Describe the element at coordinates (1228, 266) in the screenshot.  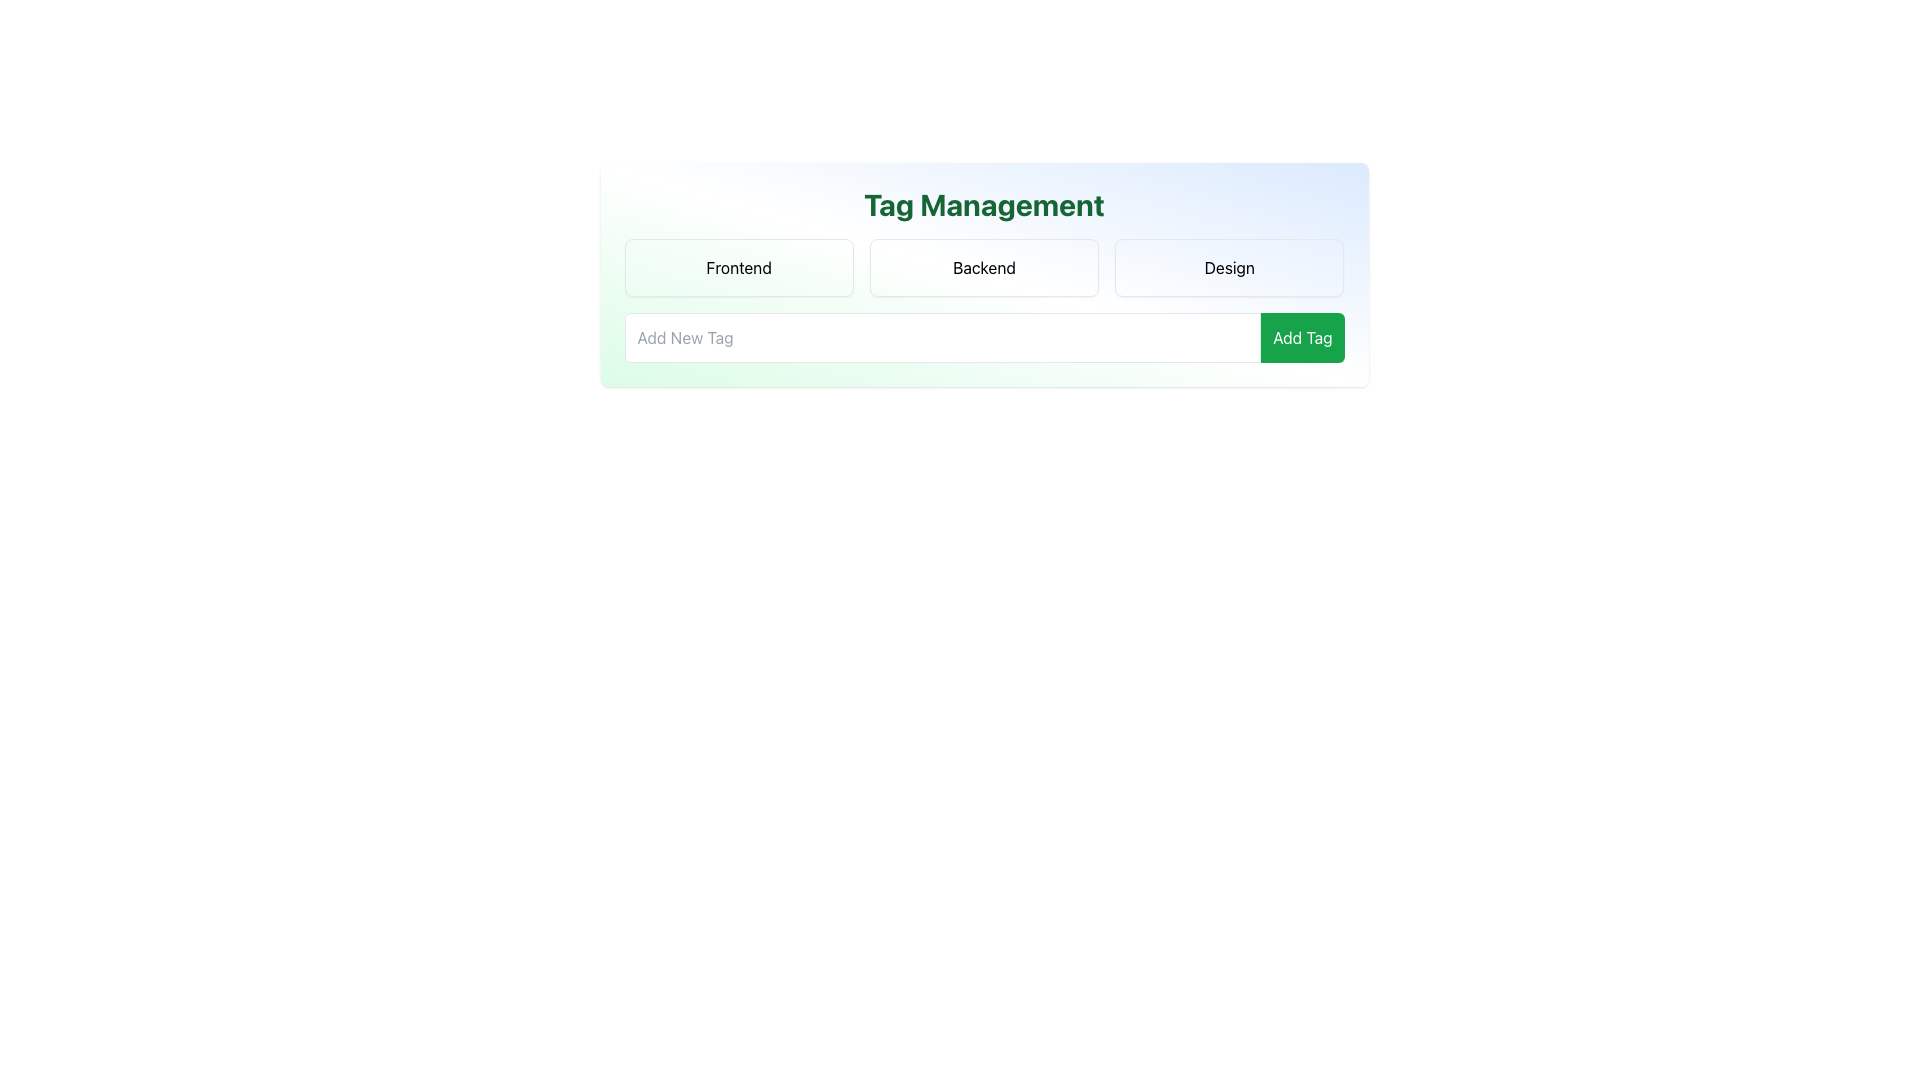
I see `the 'Design' button, which has a white background and black centered text` at that location.